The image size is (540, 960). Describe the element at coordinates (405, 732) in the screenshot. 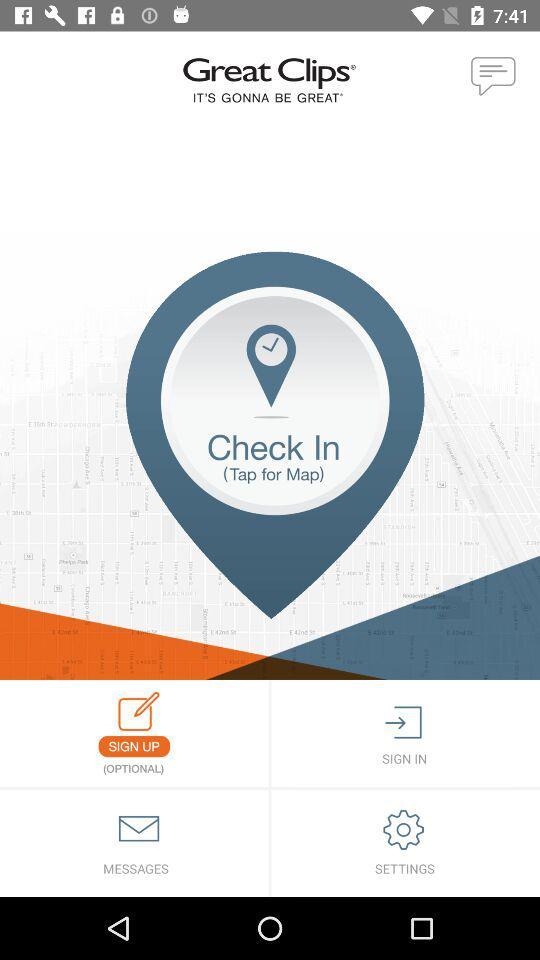

I see `open sign in page` at that location.